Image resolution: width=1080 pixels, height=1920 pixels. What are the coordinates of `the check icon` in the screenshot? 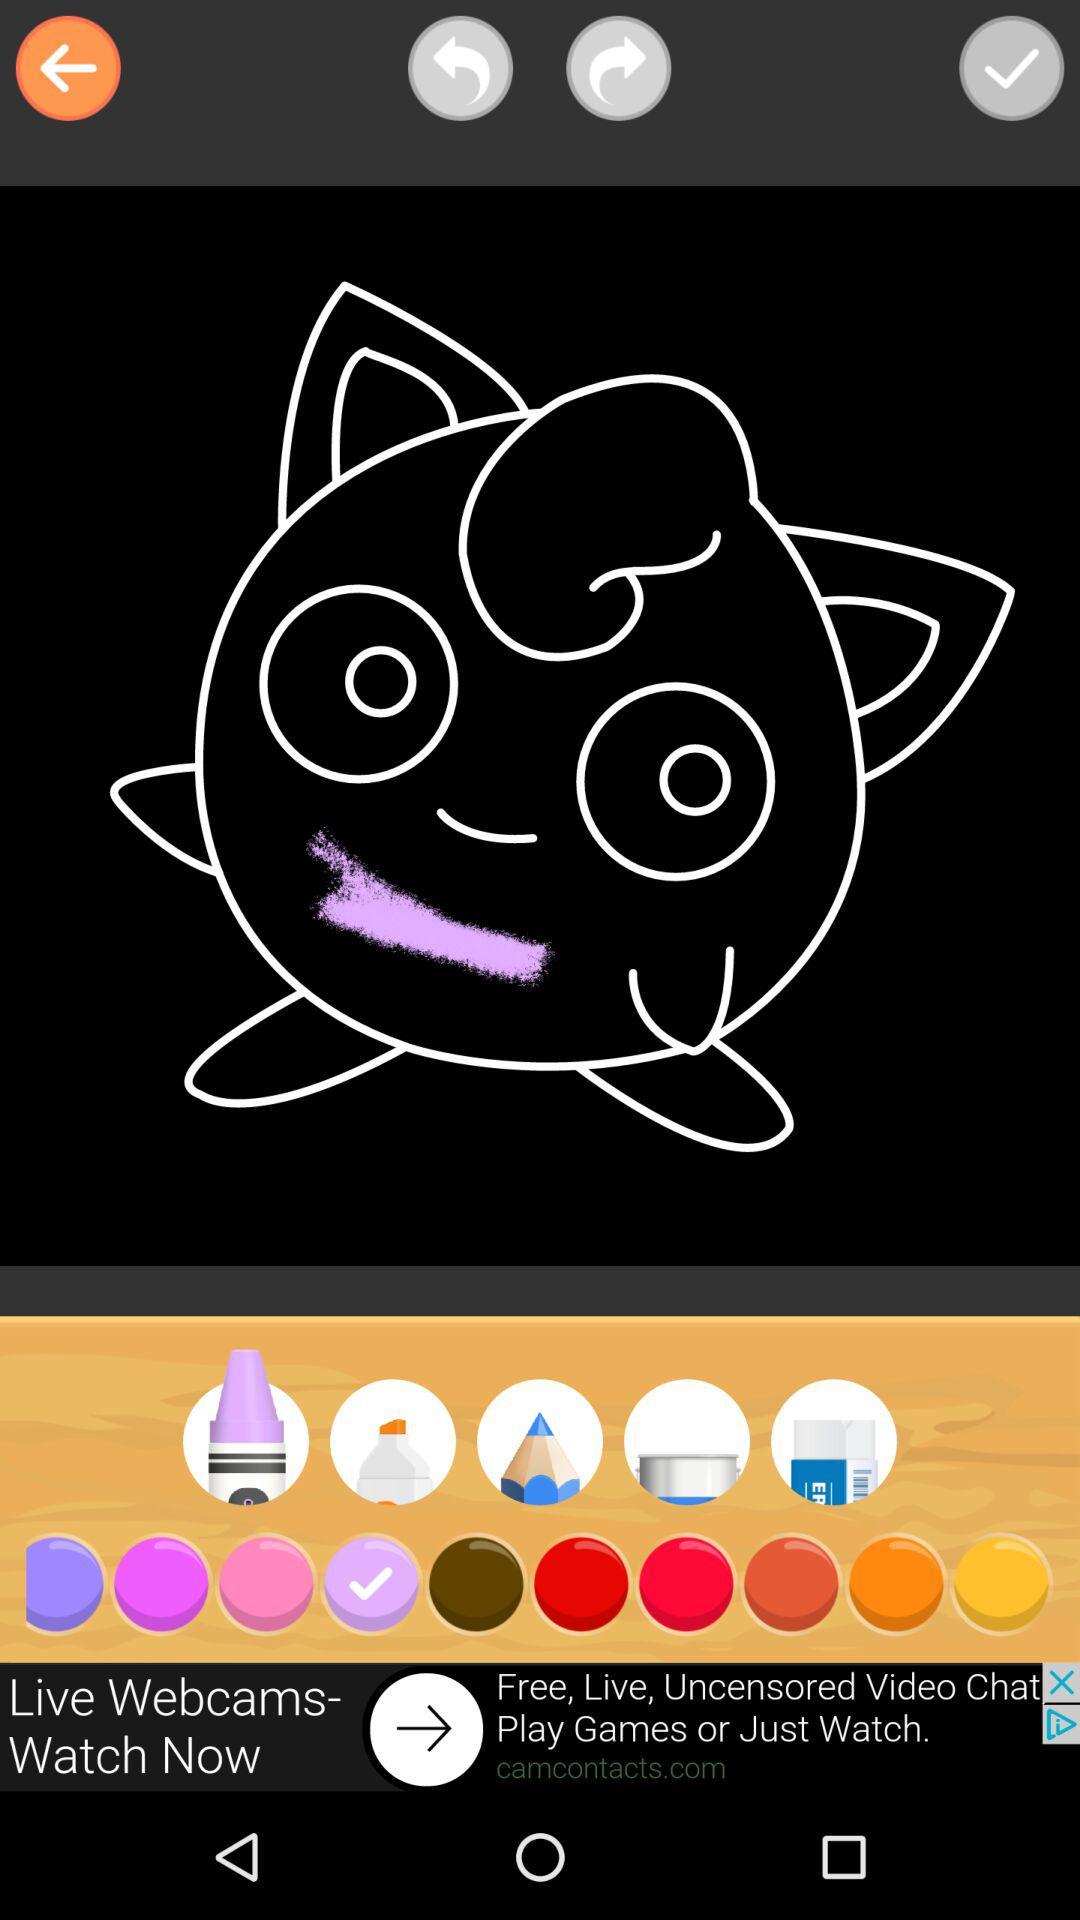 It's located at (1011, 68).